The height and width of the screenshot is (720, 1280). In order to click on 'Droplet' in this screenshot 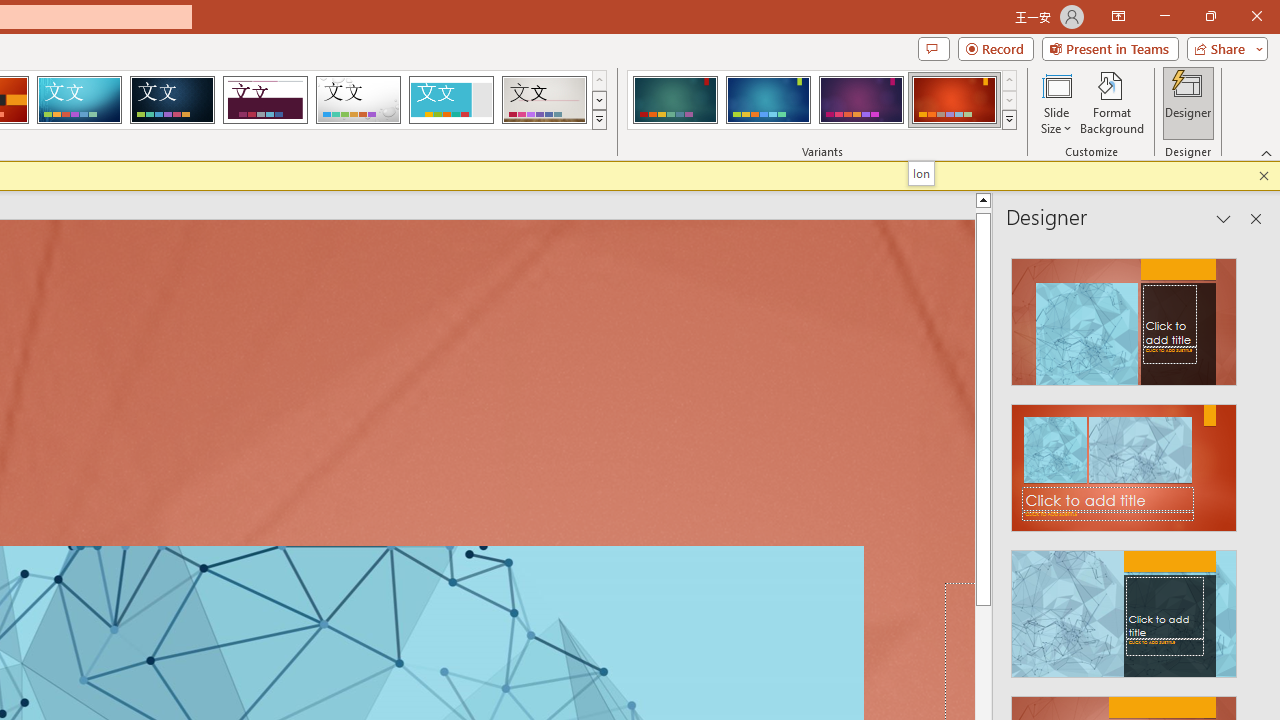, I will do `click(358, 100)`.